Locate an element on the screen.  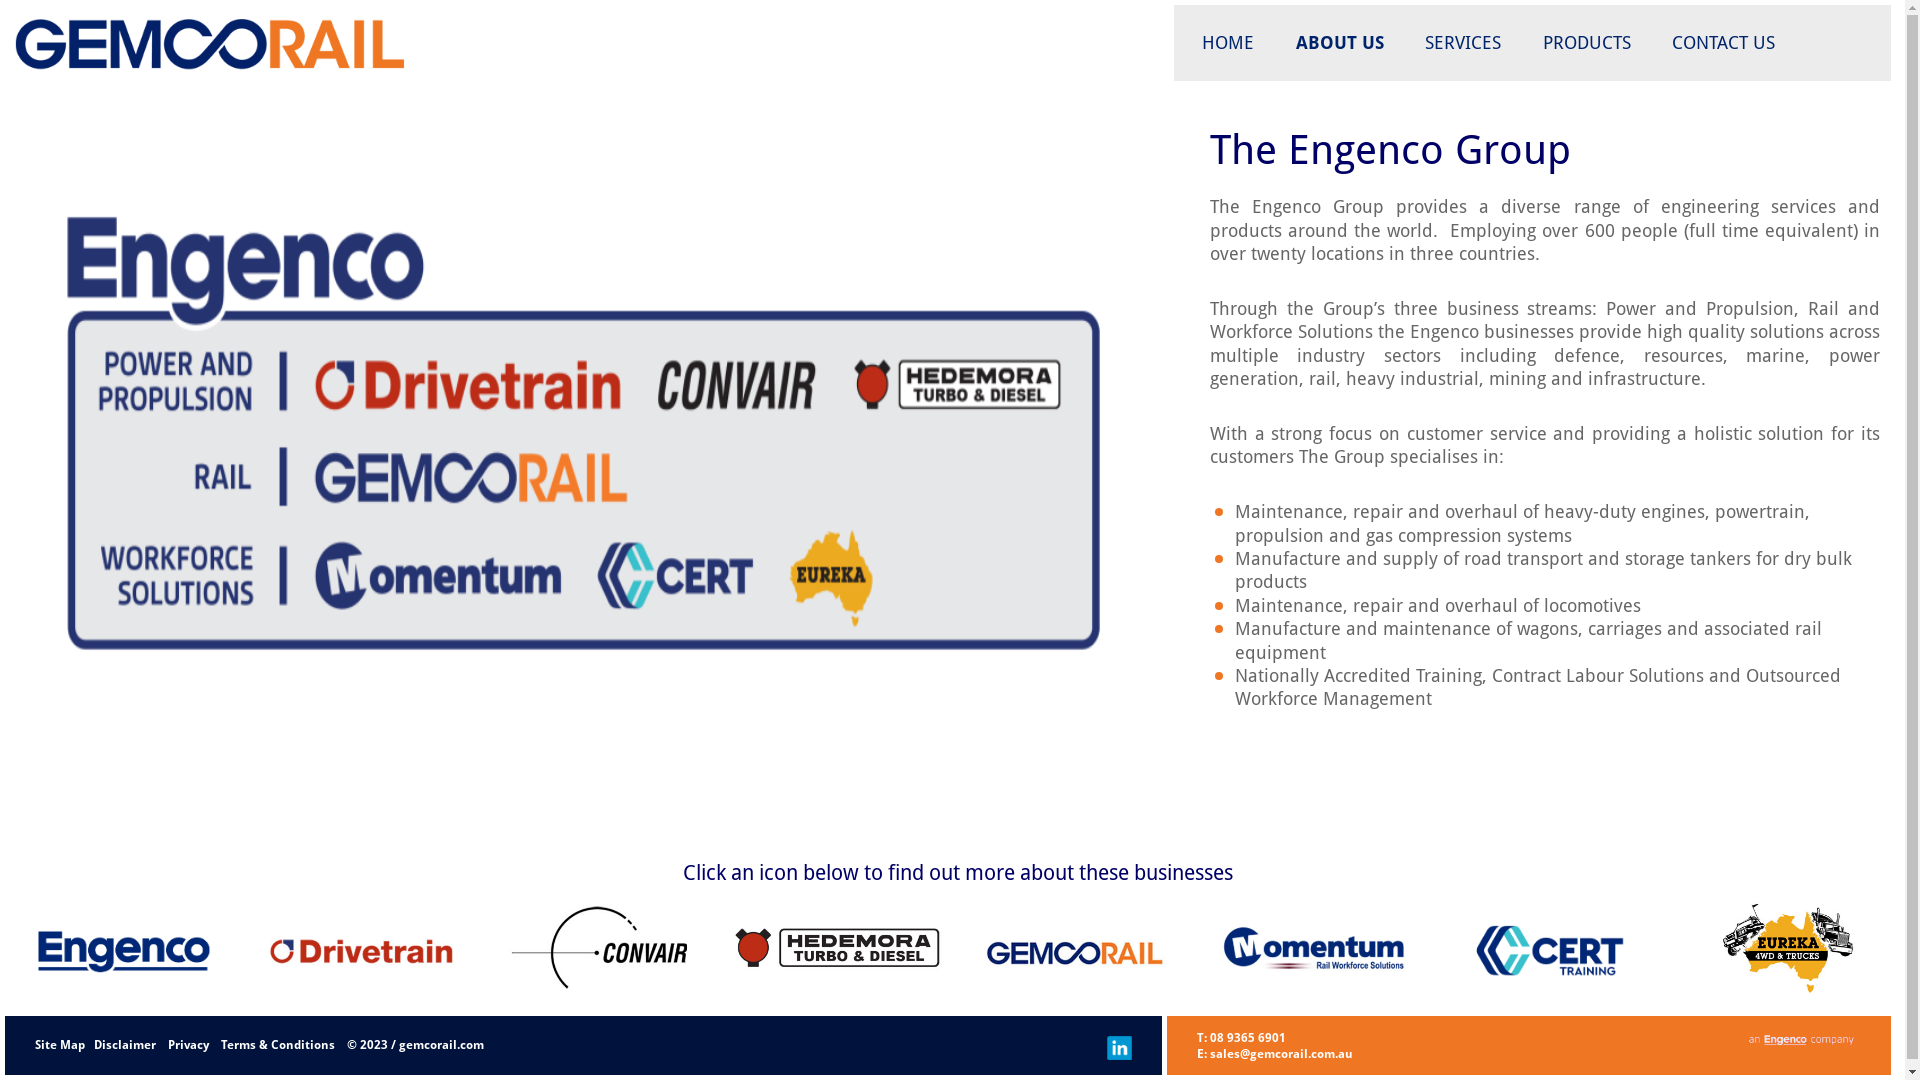
'Privacy' is located at coordinates (188, 1044).